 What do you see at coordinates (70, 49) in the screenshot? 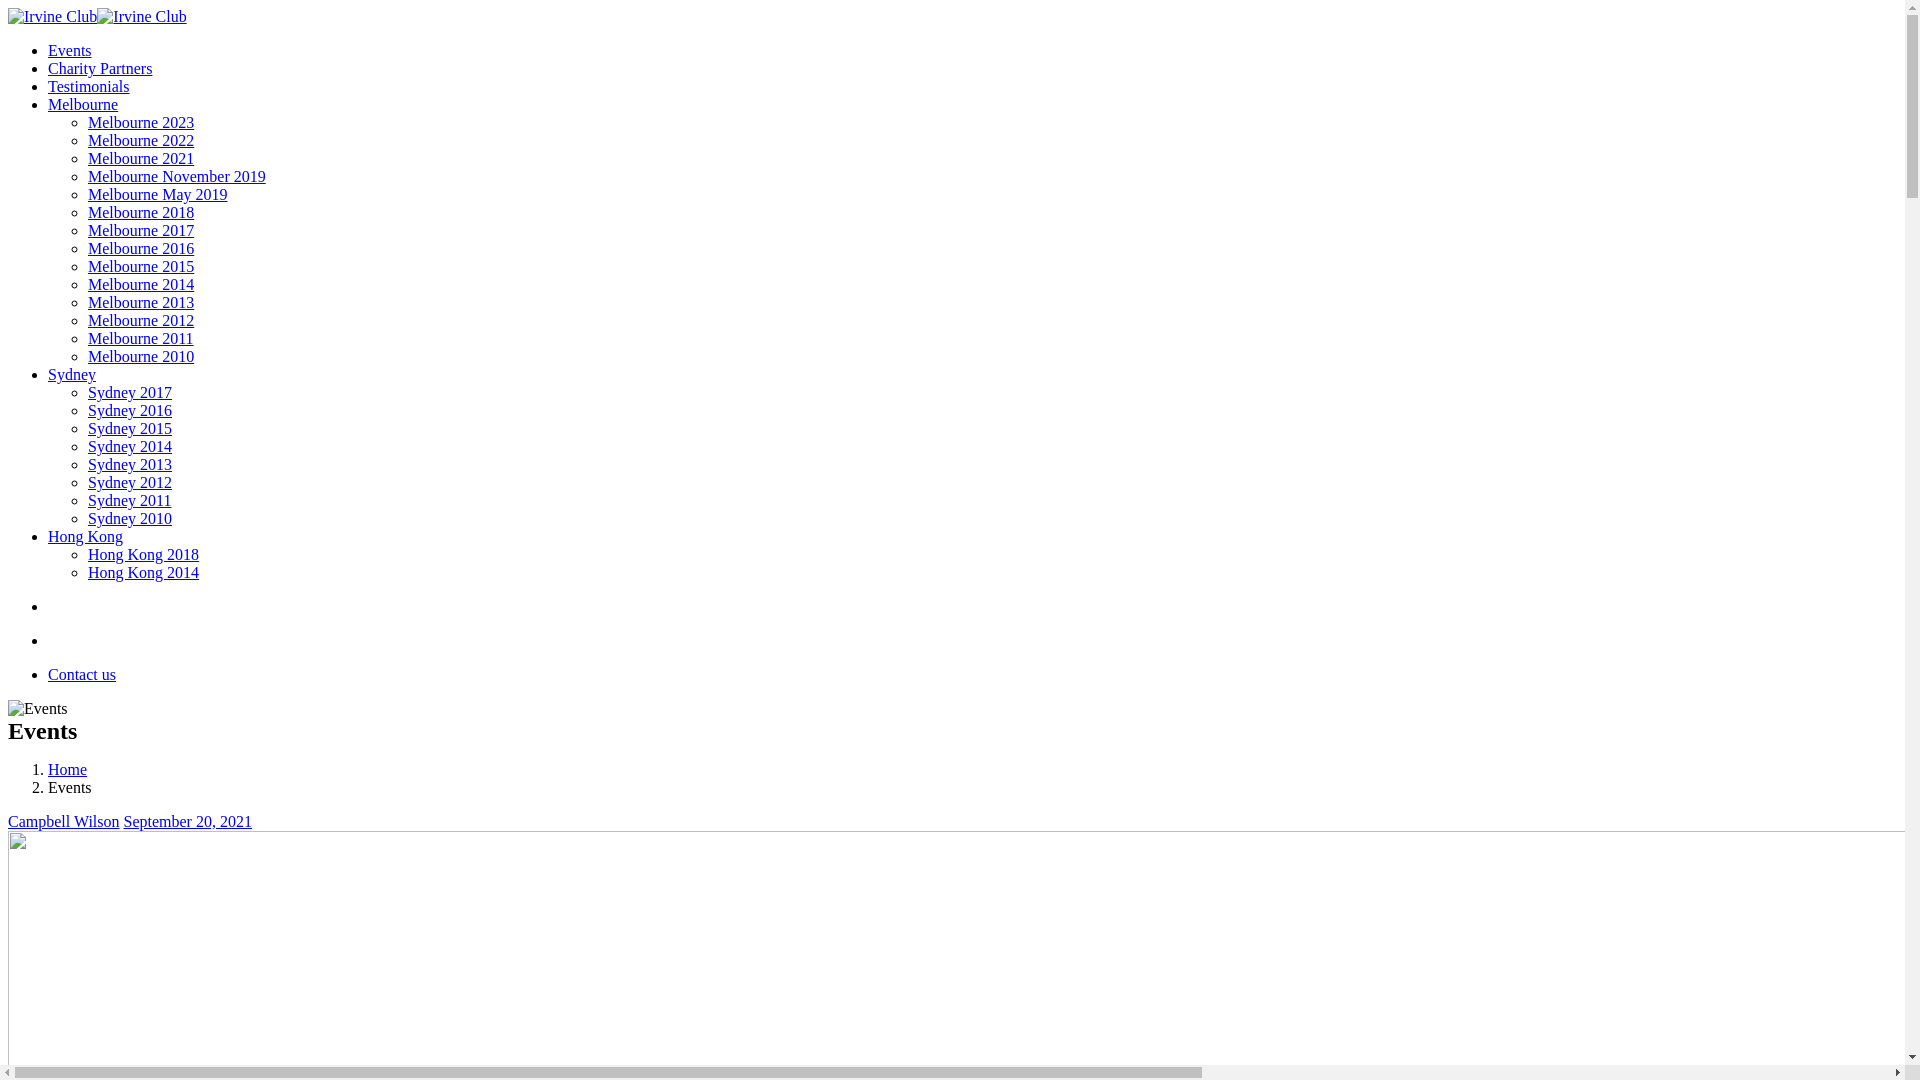
I see `'Events'` at bounding box center [70, 49].